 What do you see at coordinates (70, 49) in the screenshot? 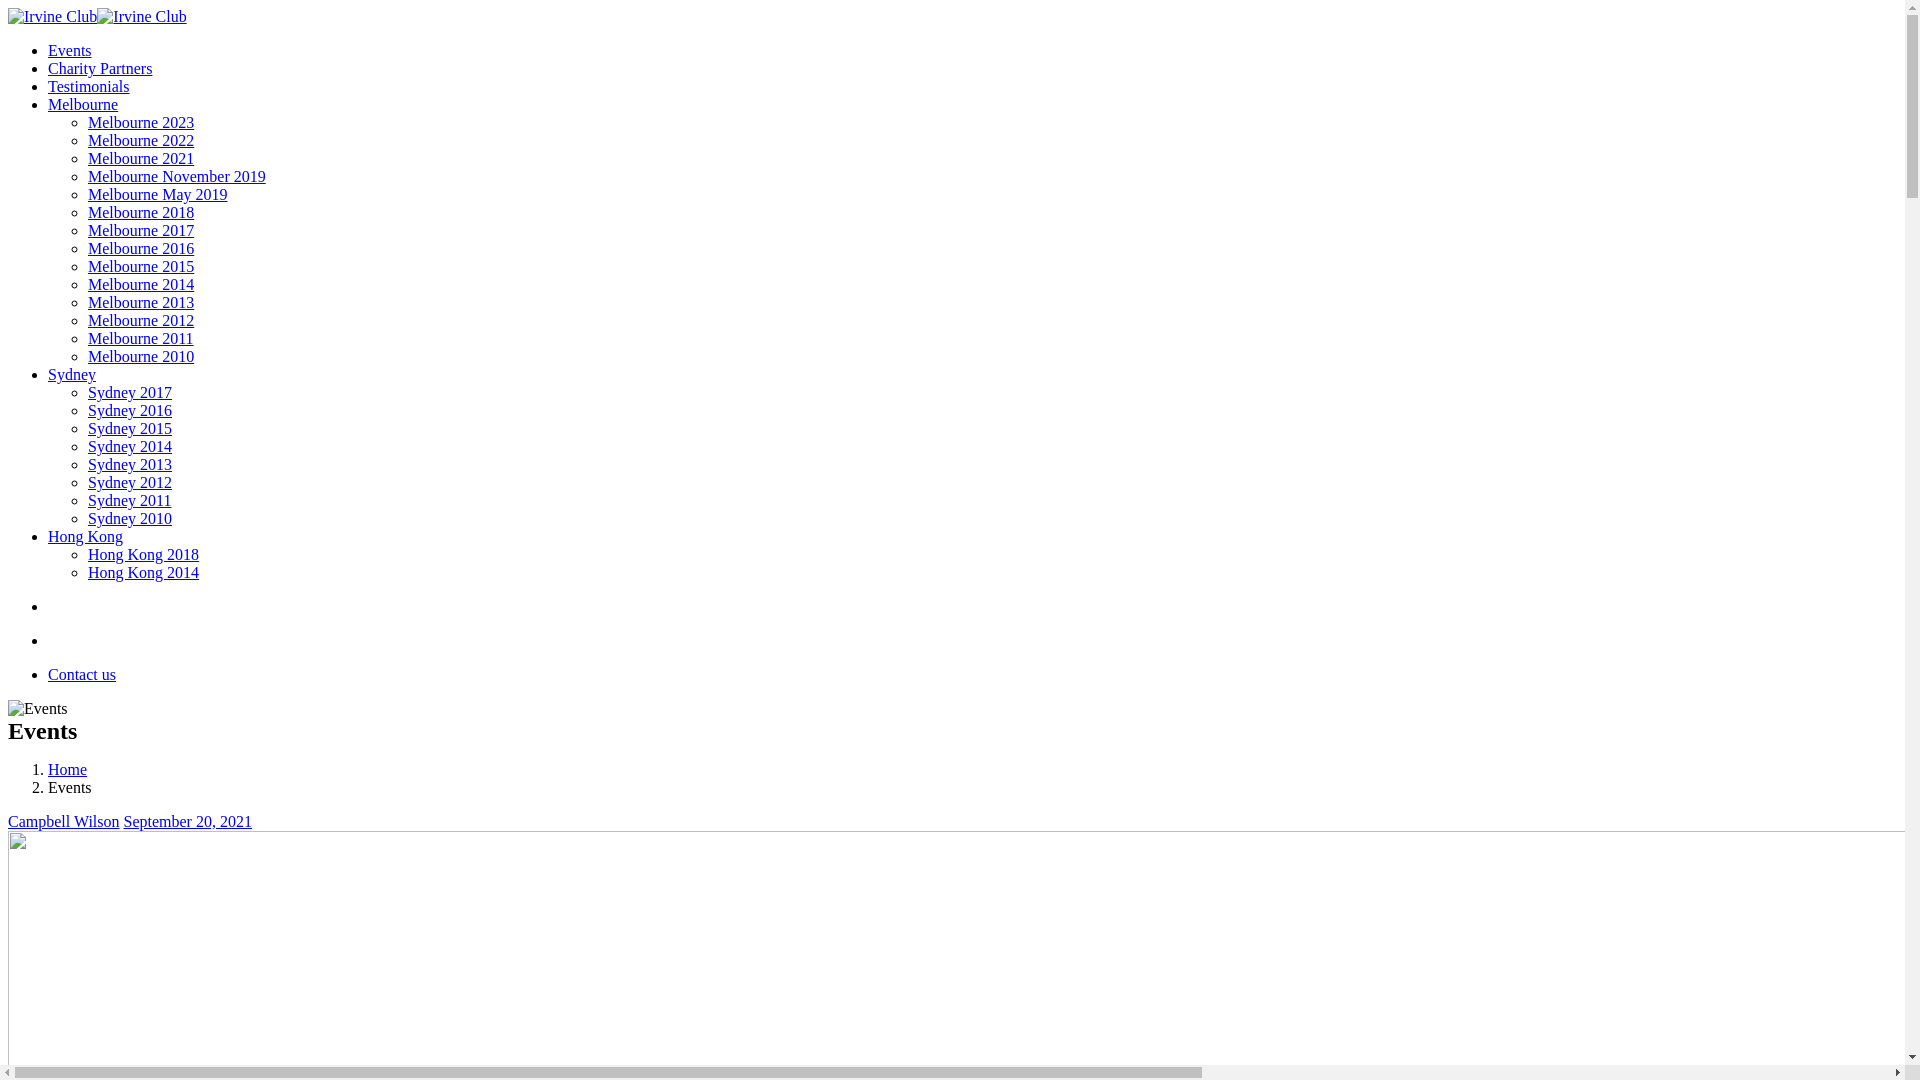
I see `'Events'` at bounding box center [70, 49].